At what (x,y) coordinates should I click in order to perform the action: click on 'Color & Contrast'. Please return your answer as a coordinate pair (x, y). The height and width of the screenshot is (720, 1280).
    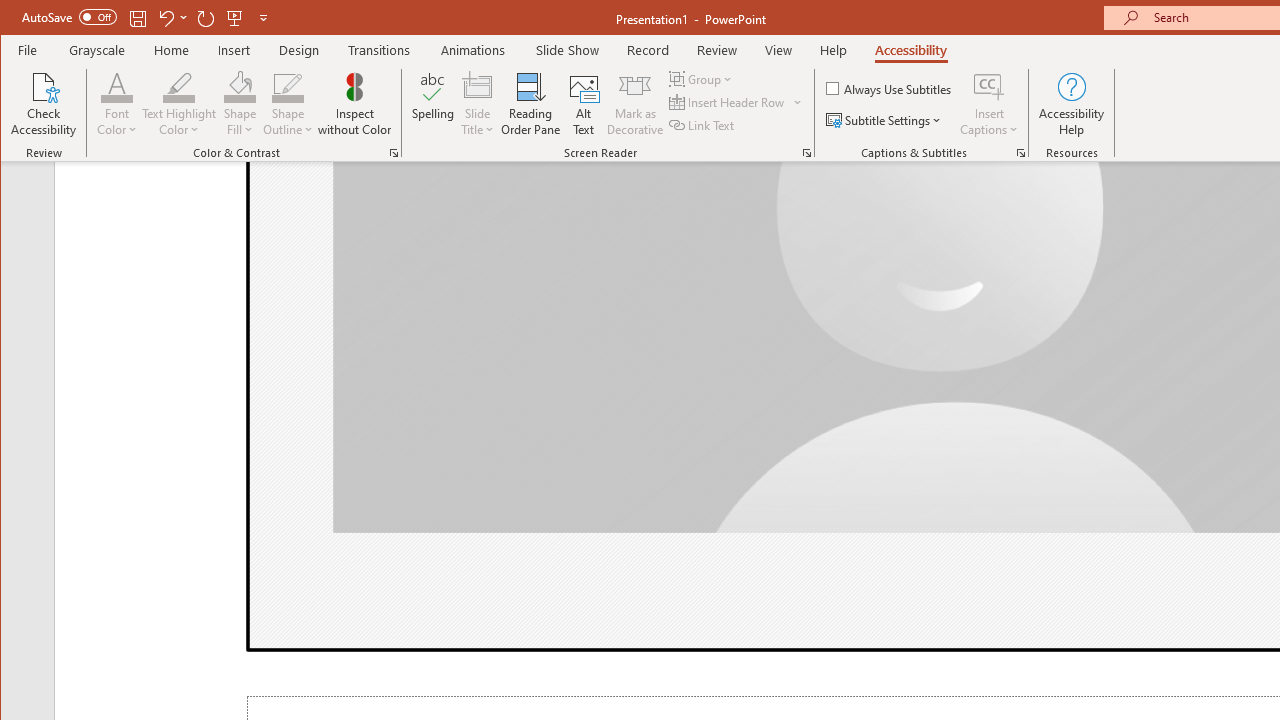
    Looking at the image, I should click on (394, 152).